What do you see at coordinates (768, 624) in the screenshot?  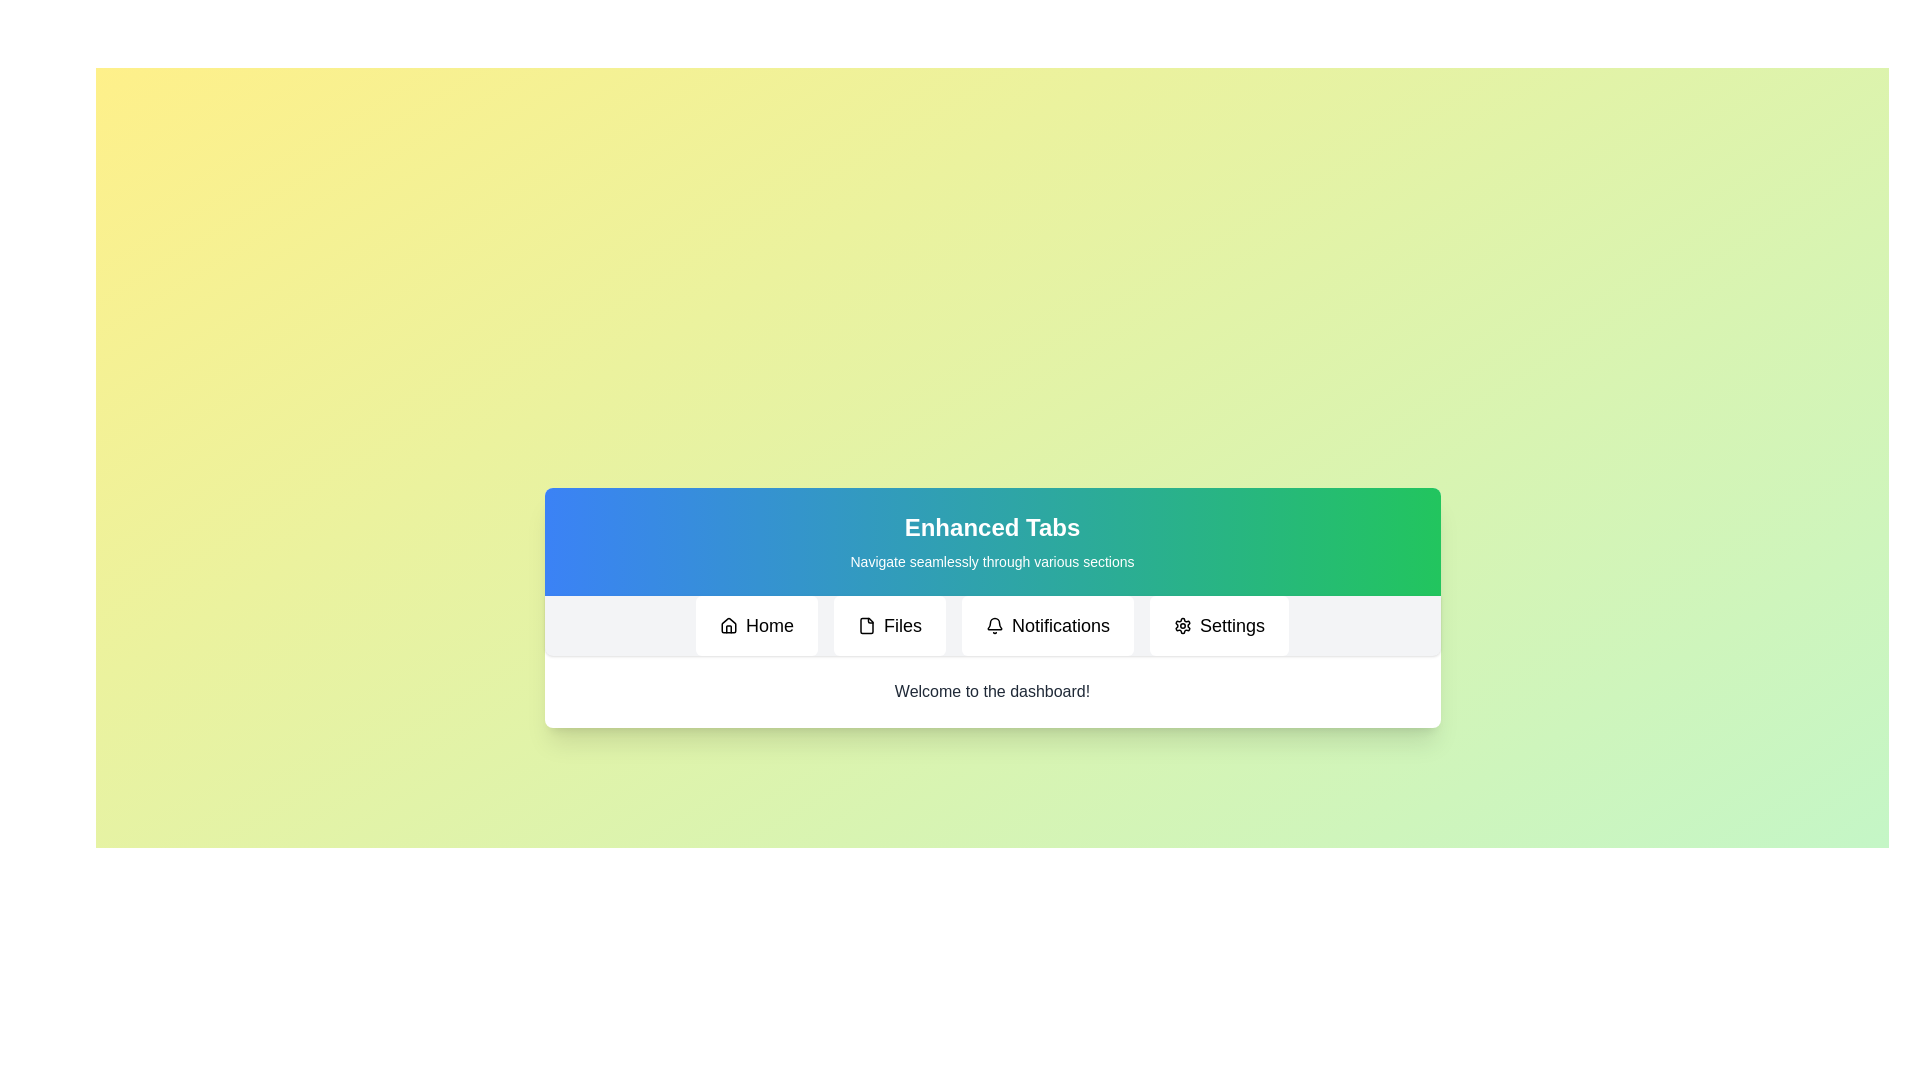 I see `the 'Home' static text label in the leftmost tab of the tabbed navigation menu, which is positioned to the right of the house-shaped icon` at bounding box center [768, 624].